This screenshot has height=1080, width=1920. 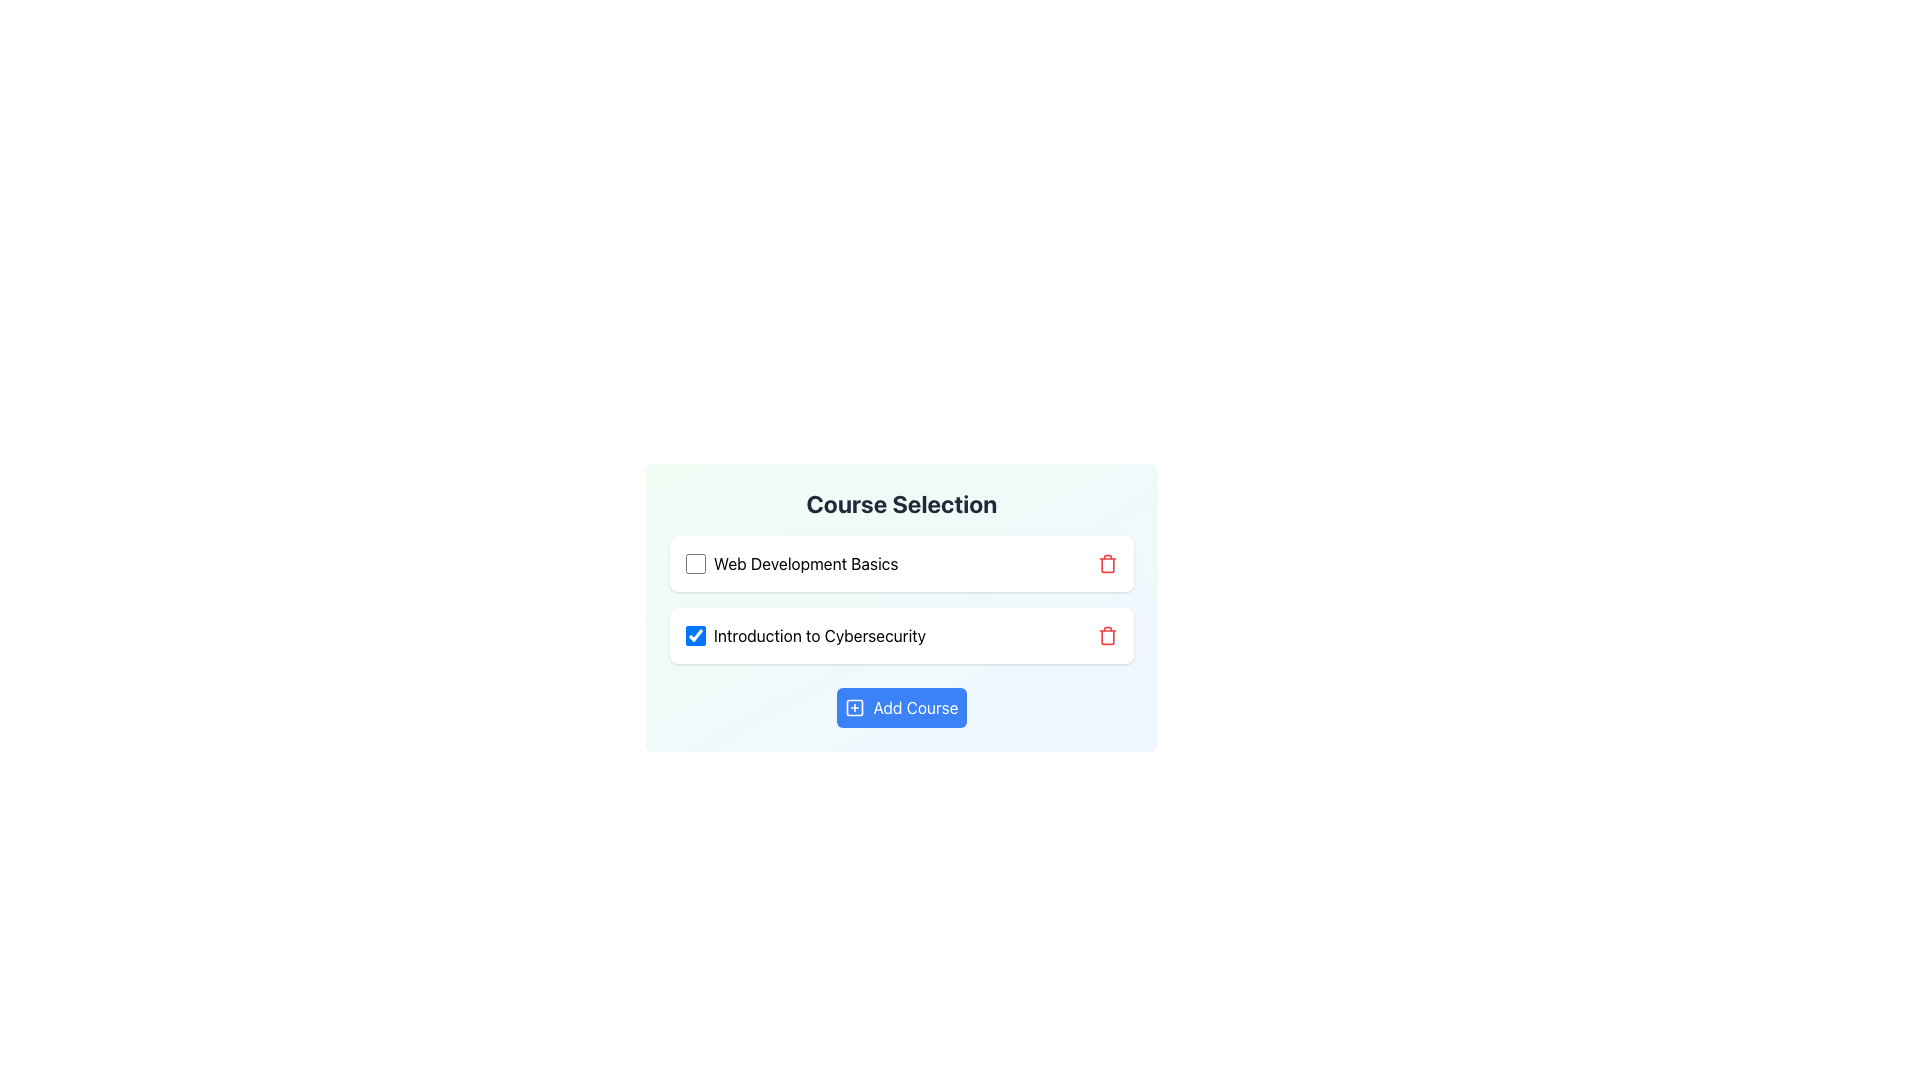 I want to click on the static text label displaying 'Introduction to Cybersecurity', which is located in the second row of the course list, positioned between a blue-checked checkbox and a red trash icon, so click(x=820, y=636).